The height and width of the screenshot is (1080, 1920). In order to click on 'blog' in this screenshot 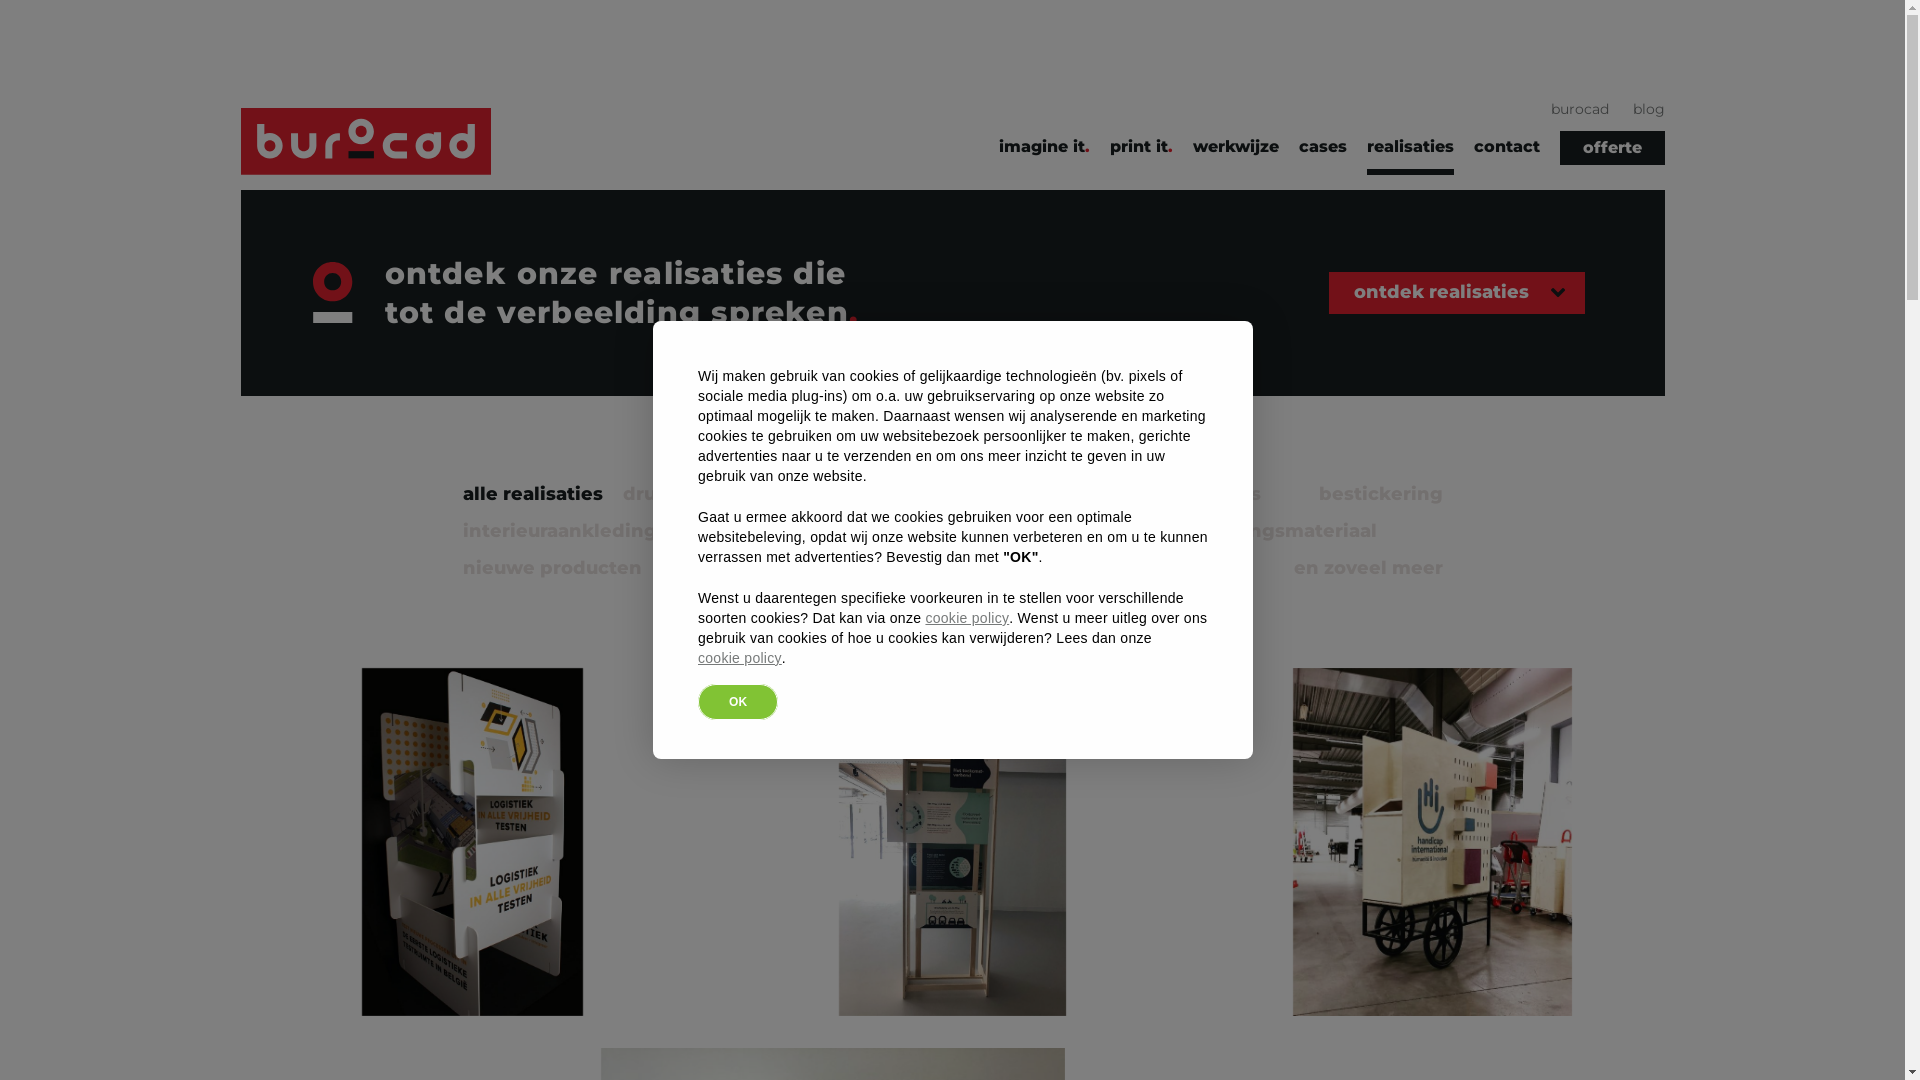, I will do `click(1647, 108)`.